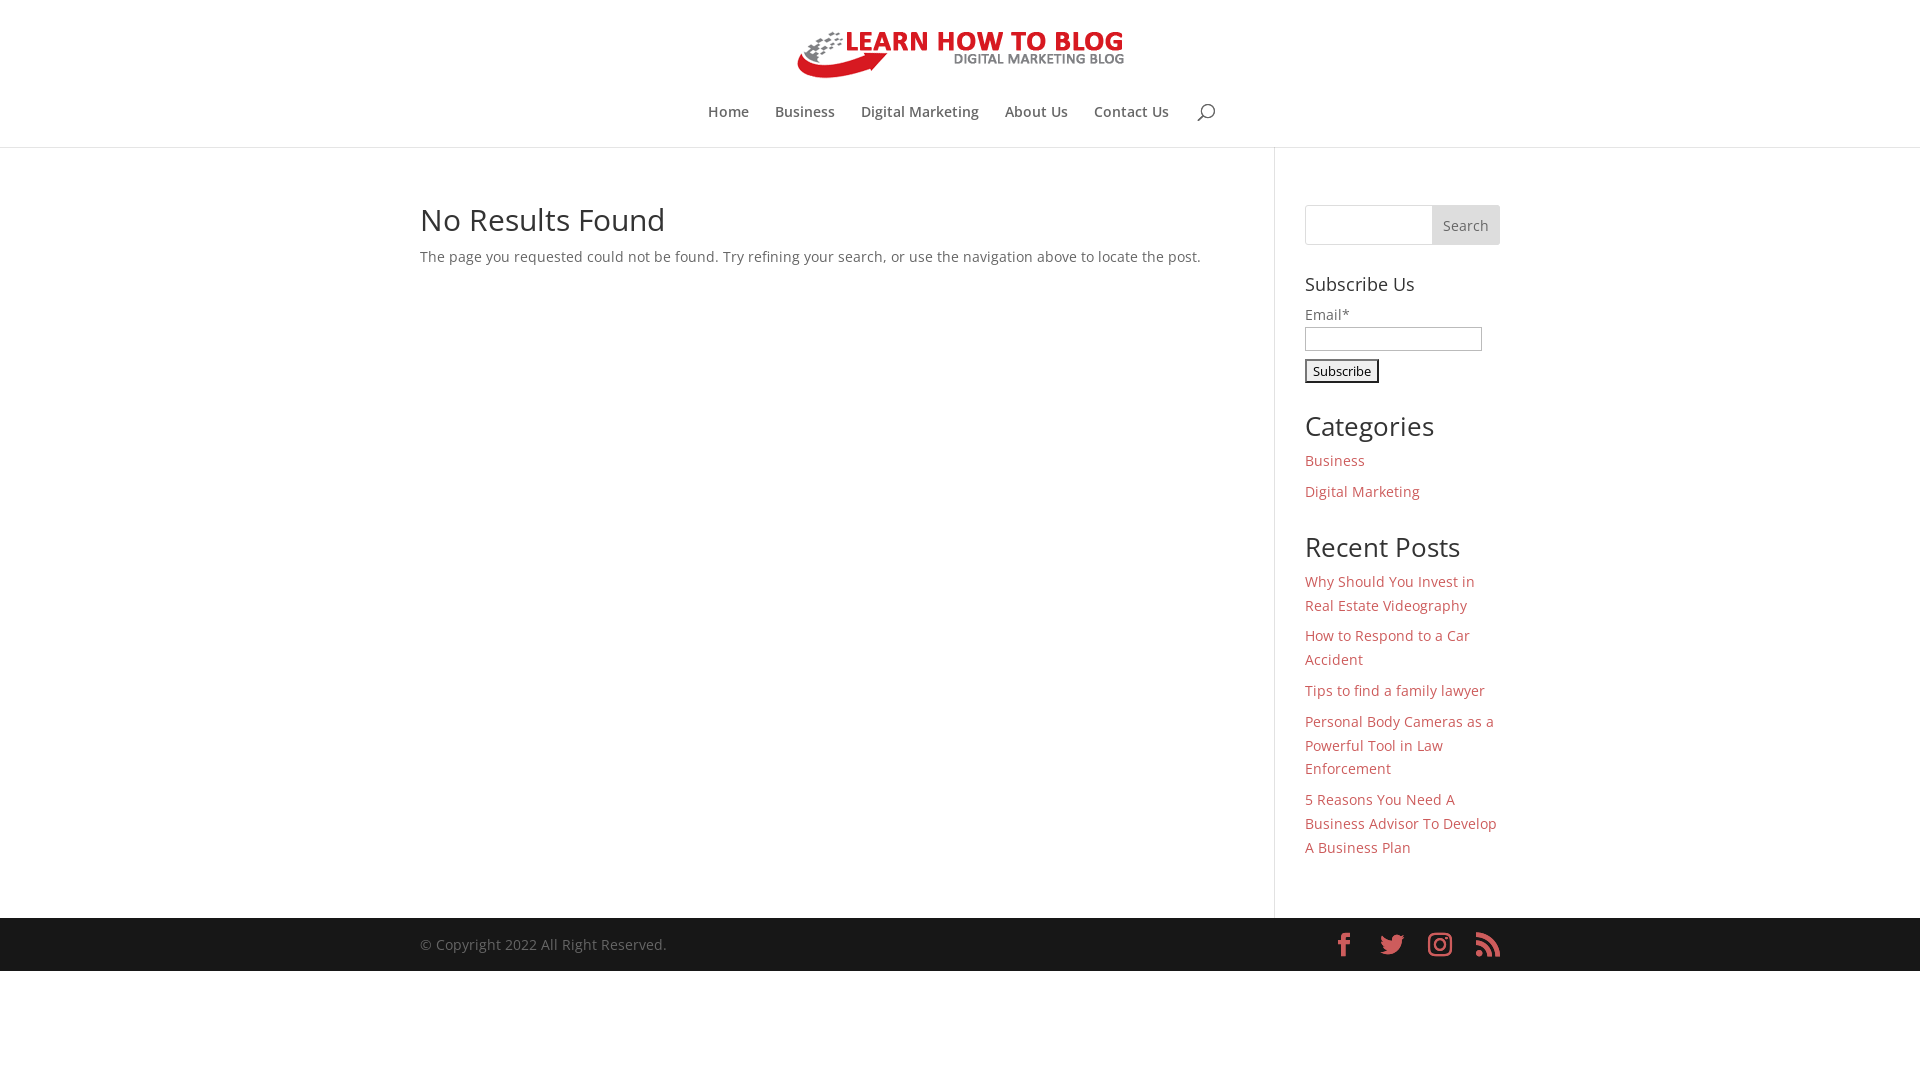 The height and width of the screenshot is (1080, 1920). I want to click on 'Why Should You Invest in Real Estate Videography', so click(1305, 592).